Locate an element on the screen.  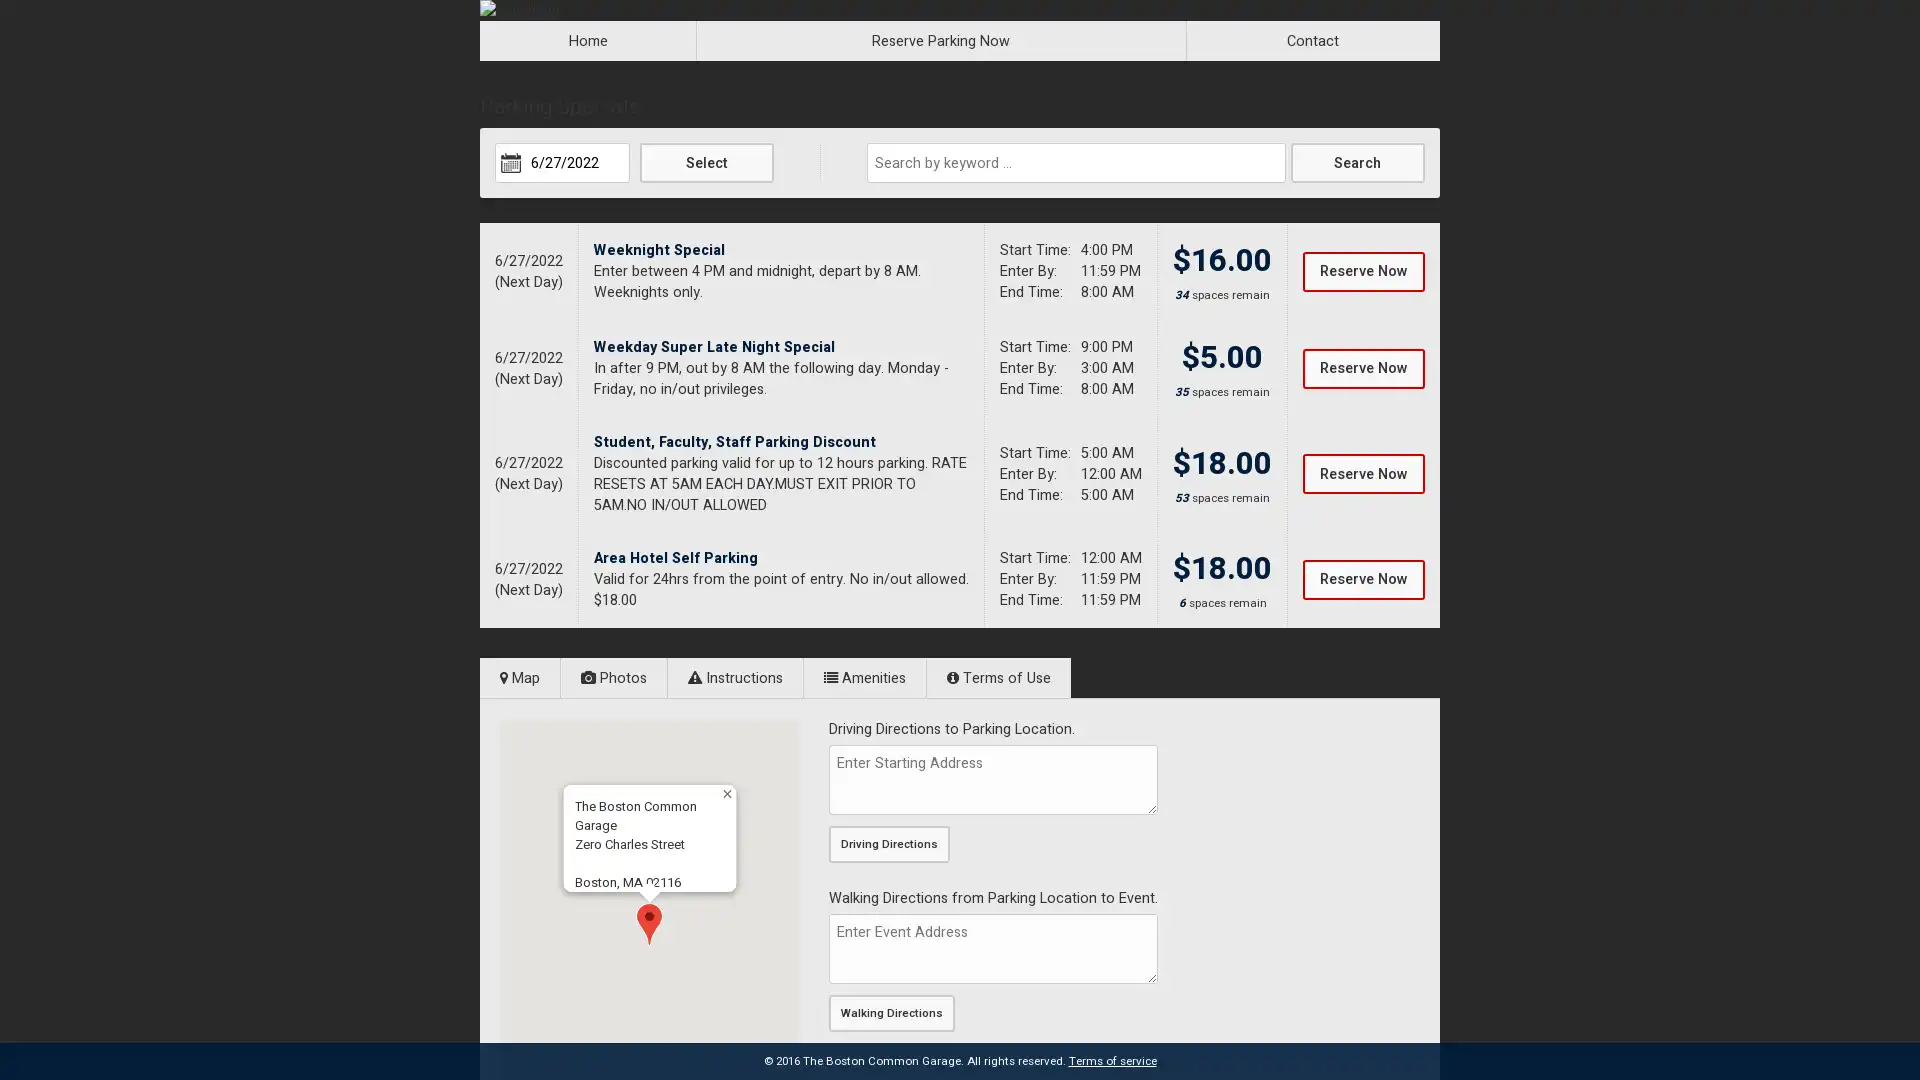
Reserve Now is located at coordinates (1362, 367).